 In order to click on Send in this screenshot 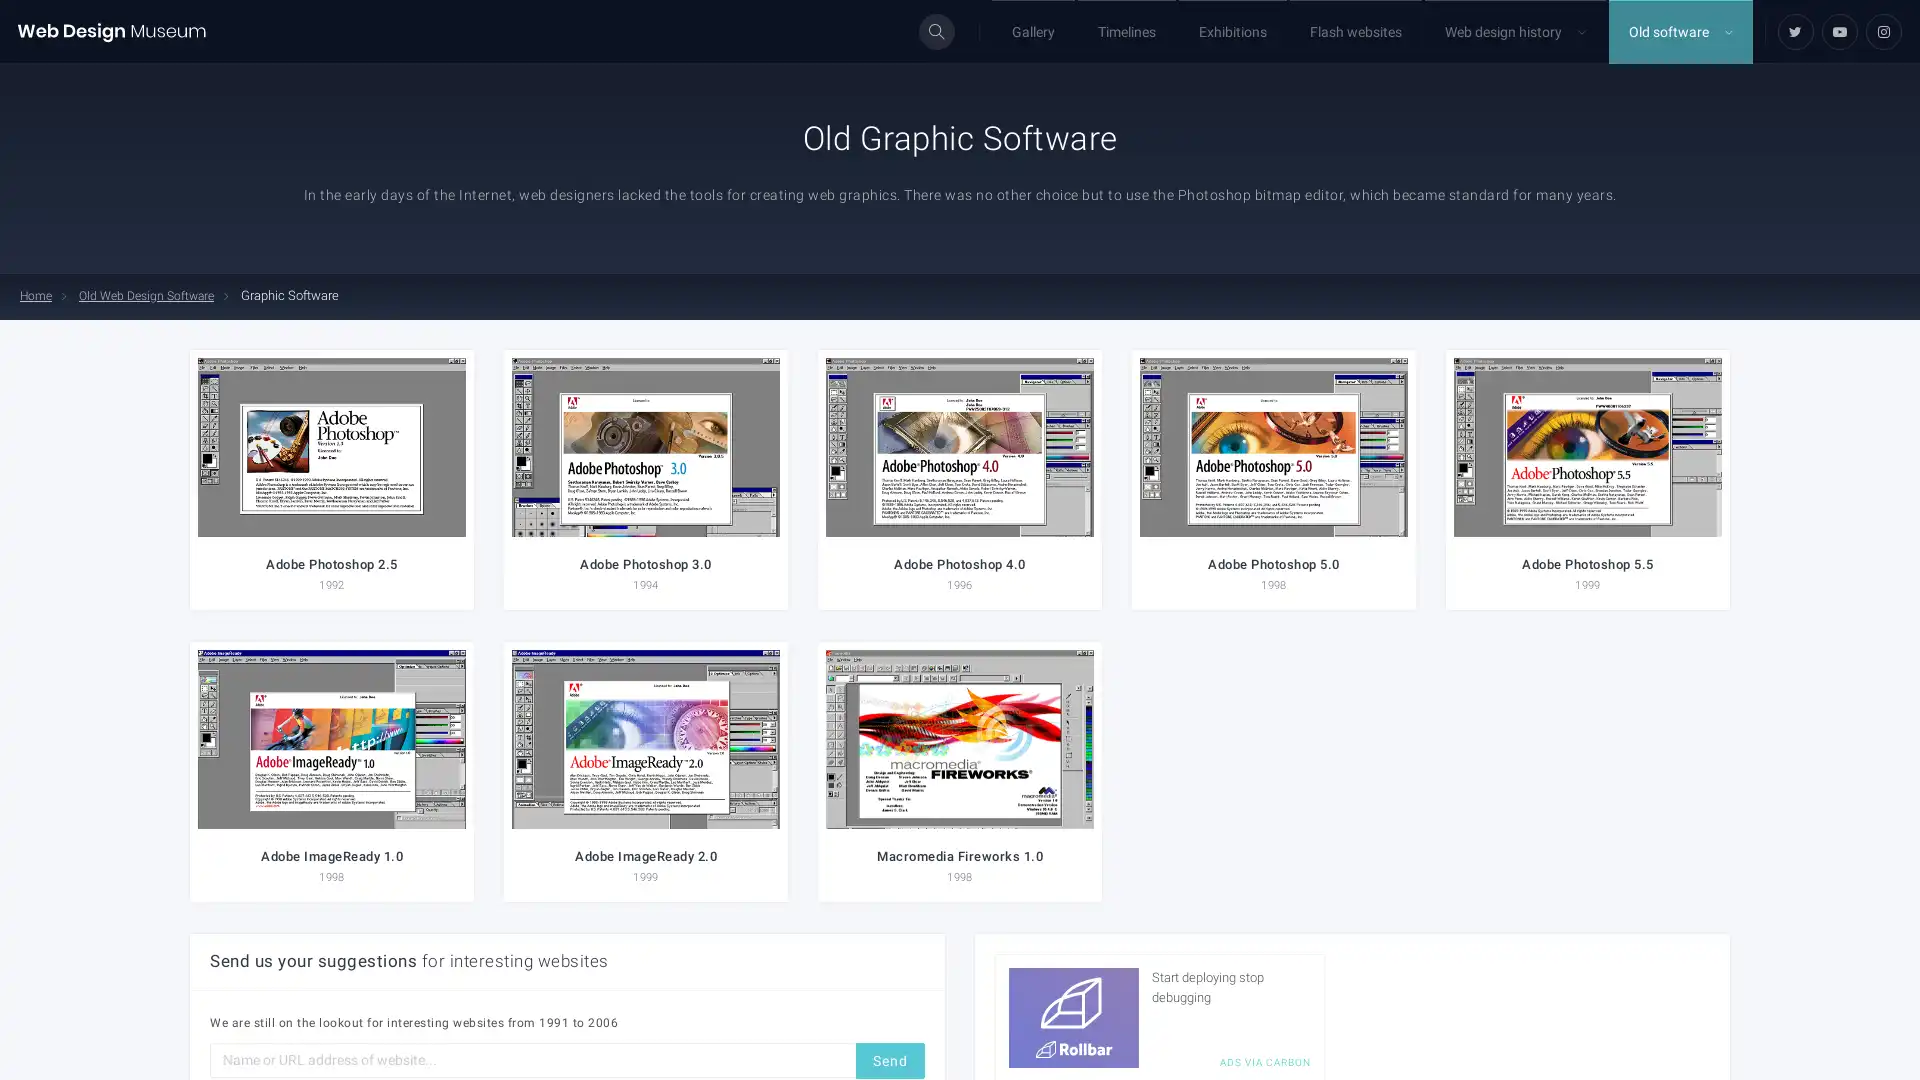, I will do `click(889, 1059)`.